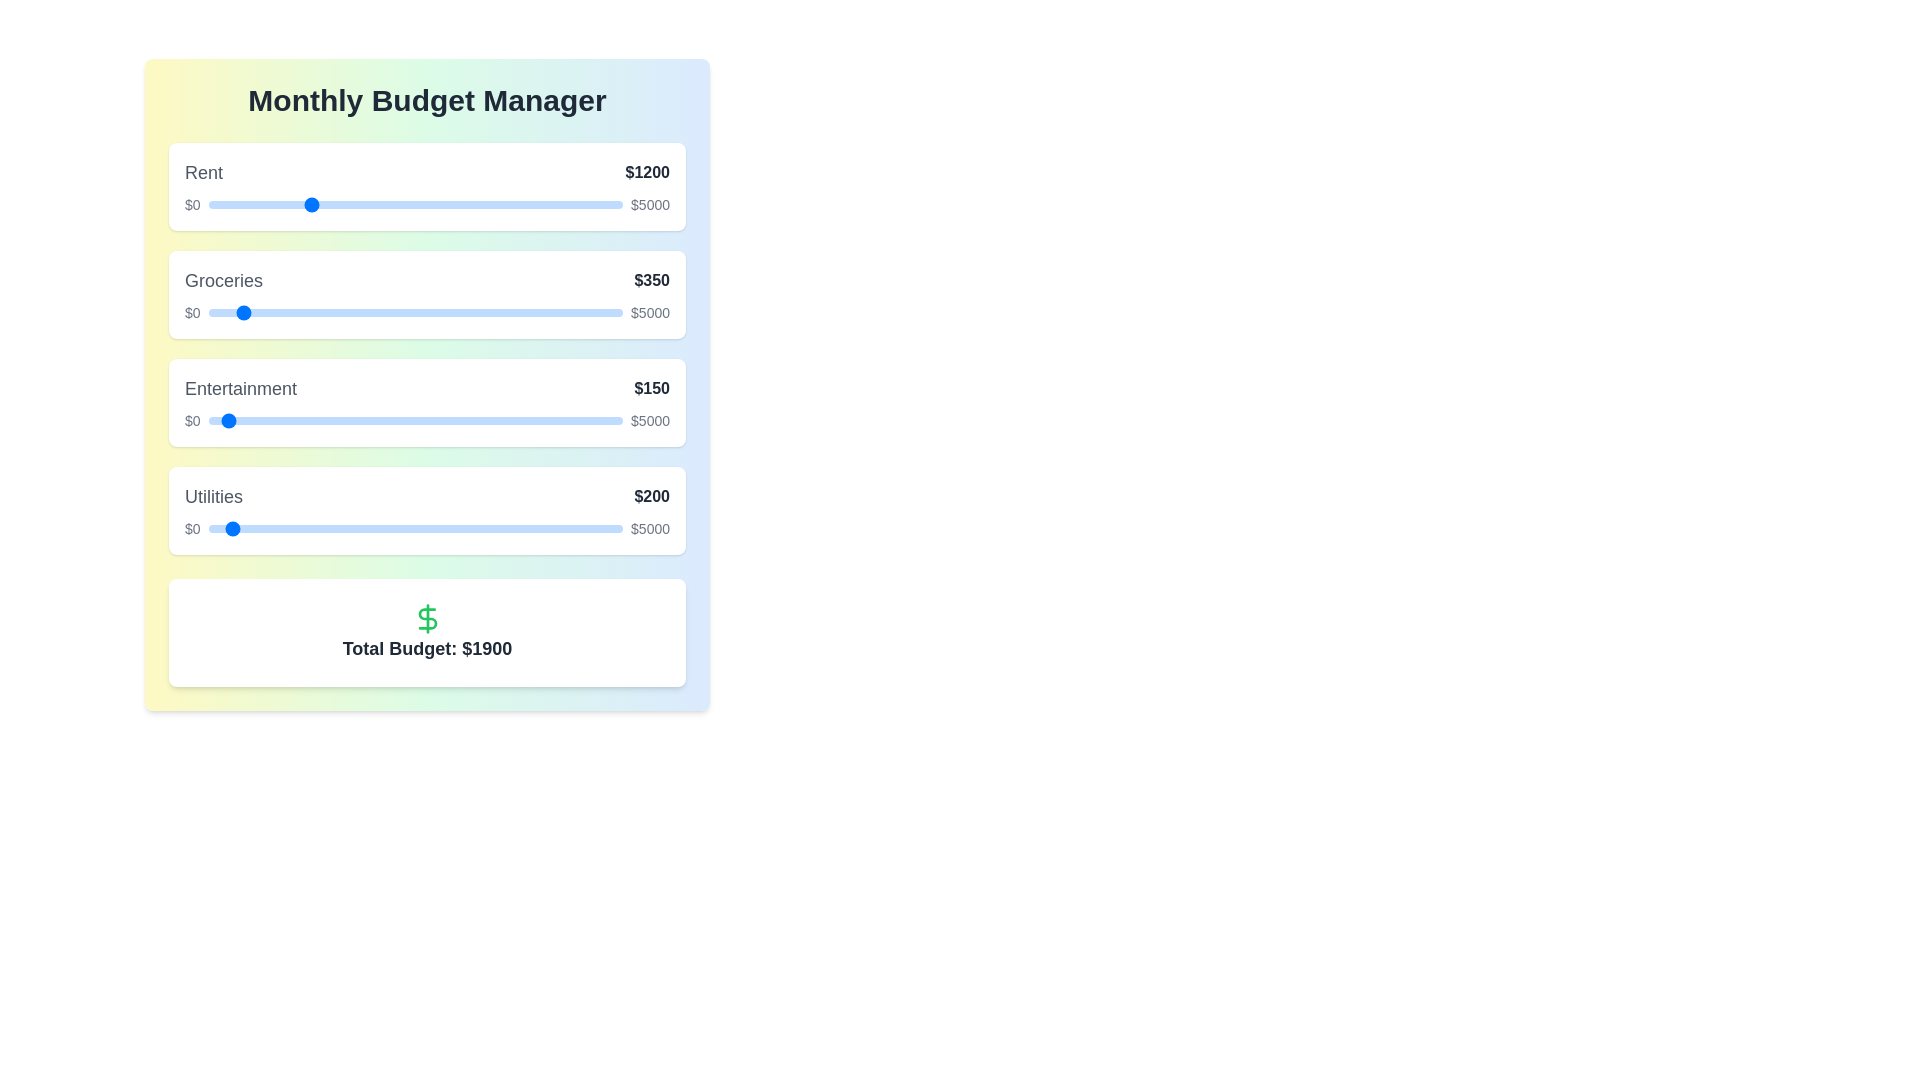 Image resolution: width=1920 pixels, height=1080 pixels. I want to click on the groceries budget slider, so click(262, 312).